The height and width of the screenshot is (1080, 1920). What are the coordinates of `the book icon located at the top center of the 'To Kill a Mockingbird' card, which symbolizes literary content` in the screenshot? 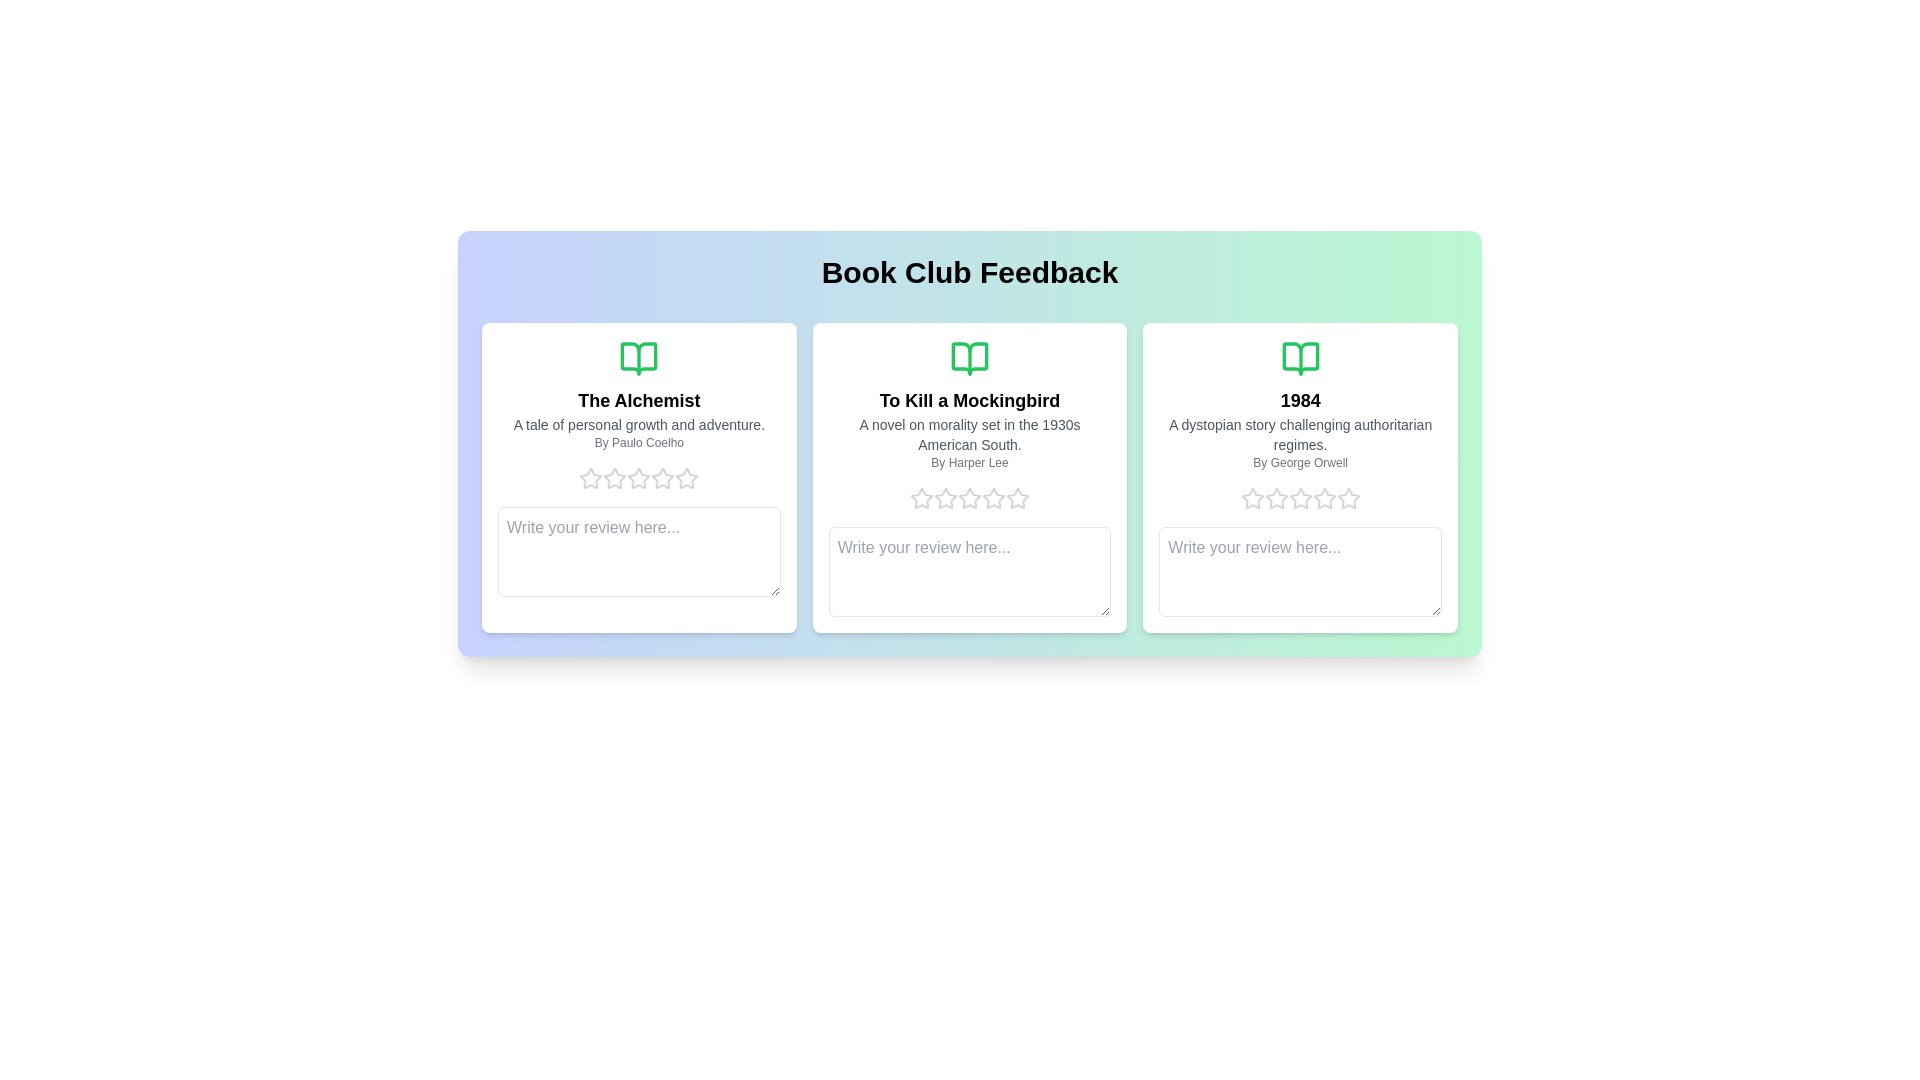 It's located at (969, 357).